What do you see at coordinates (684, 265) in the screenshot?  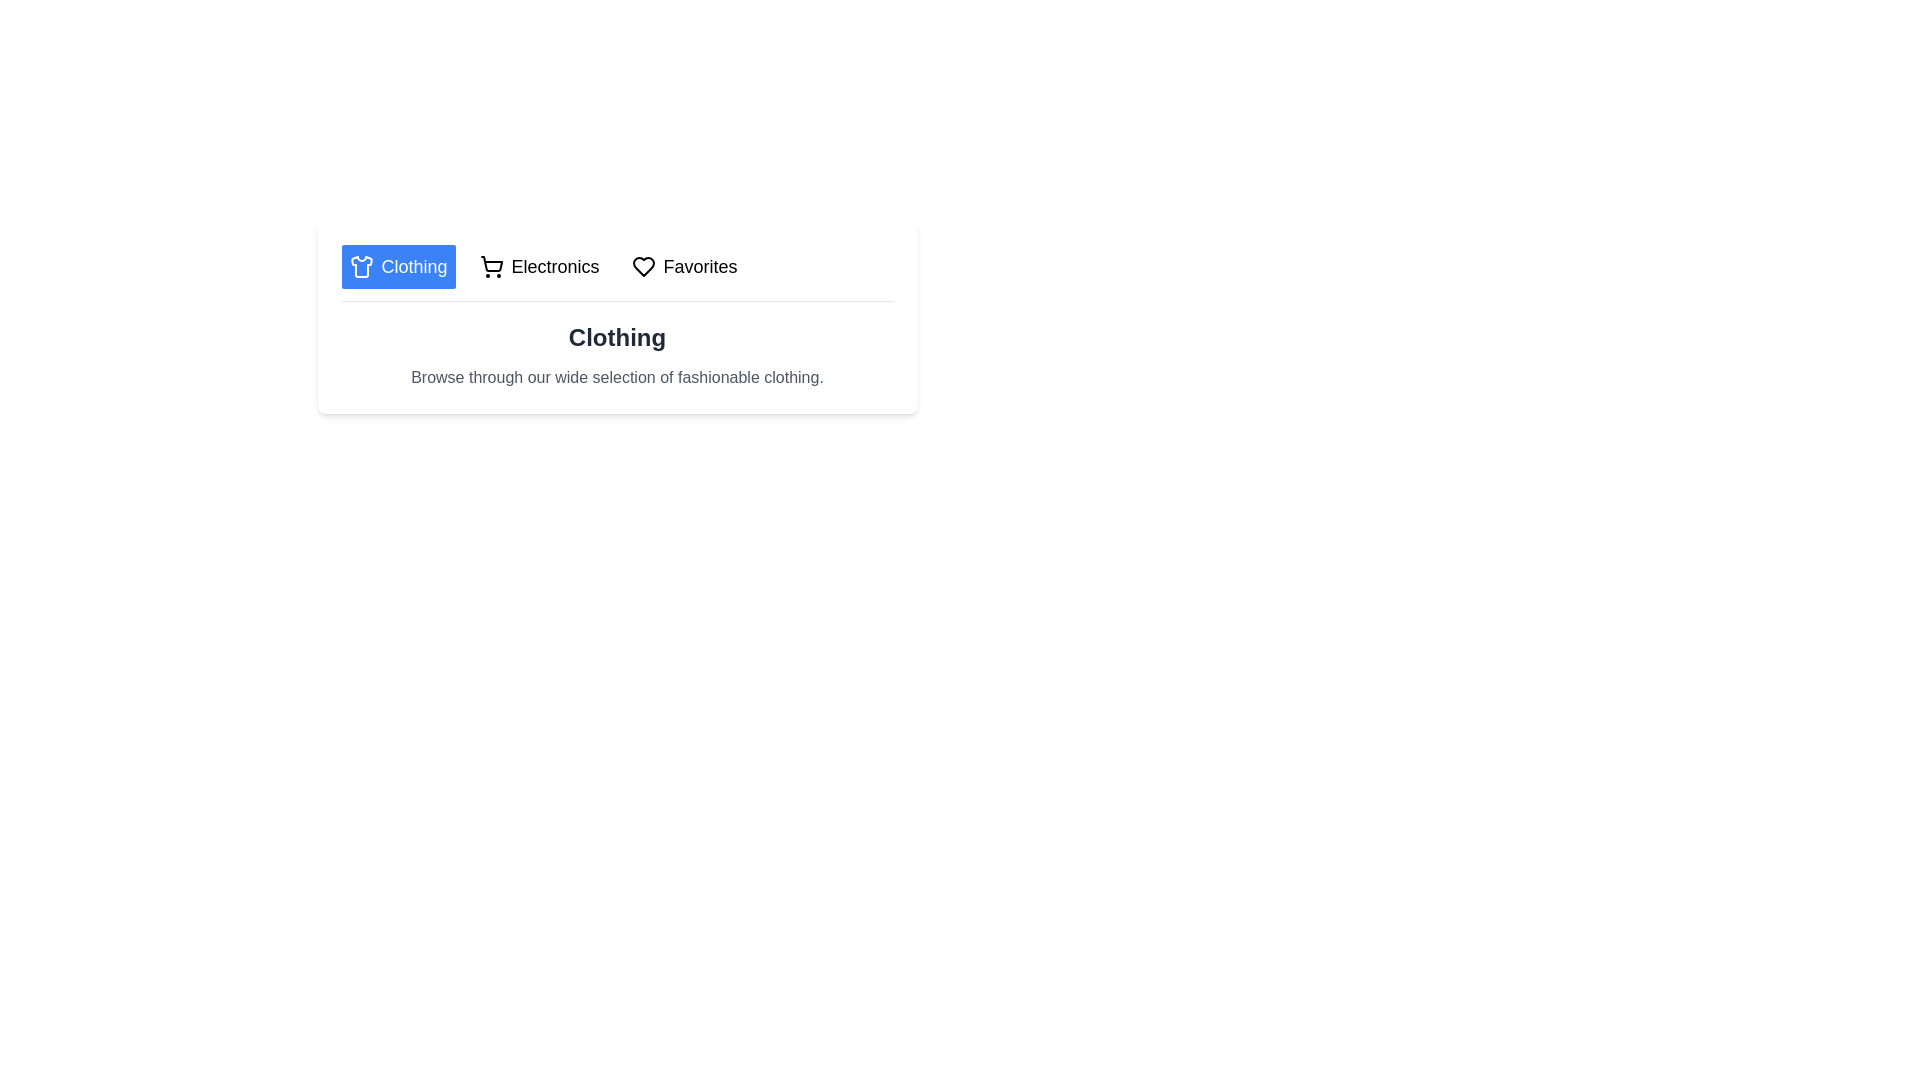 I see `the tab labeled Favorites to select it` at bounding box center [684, 265].